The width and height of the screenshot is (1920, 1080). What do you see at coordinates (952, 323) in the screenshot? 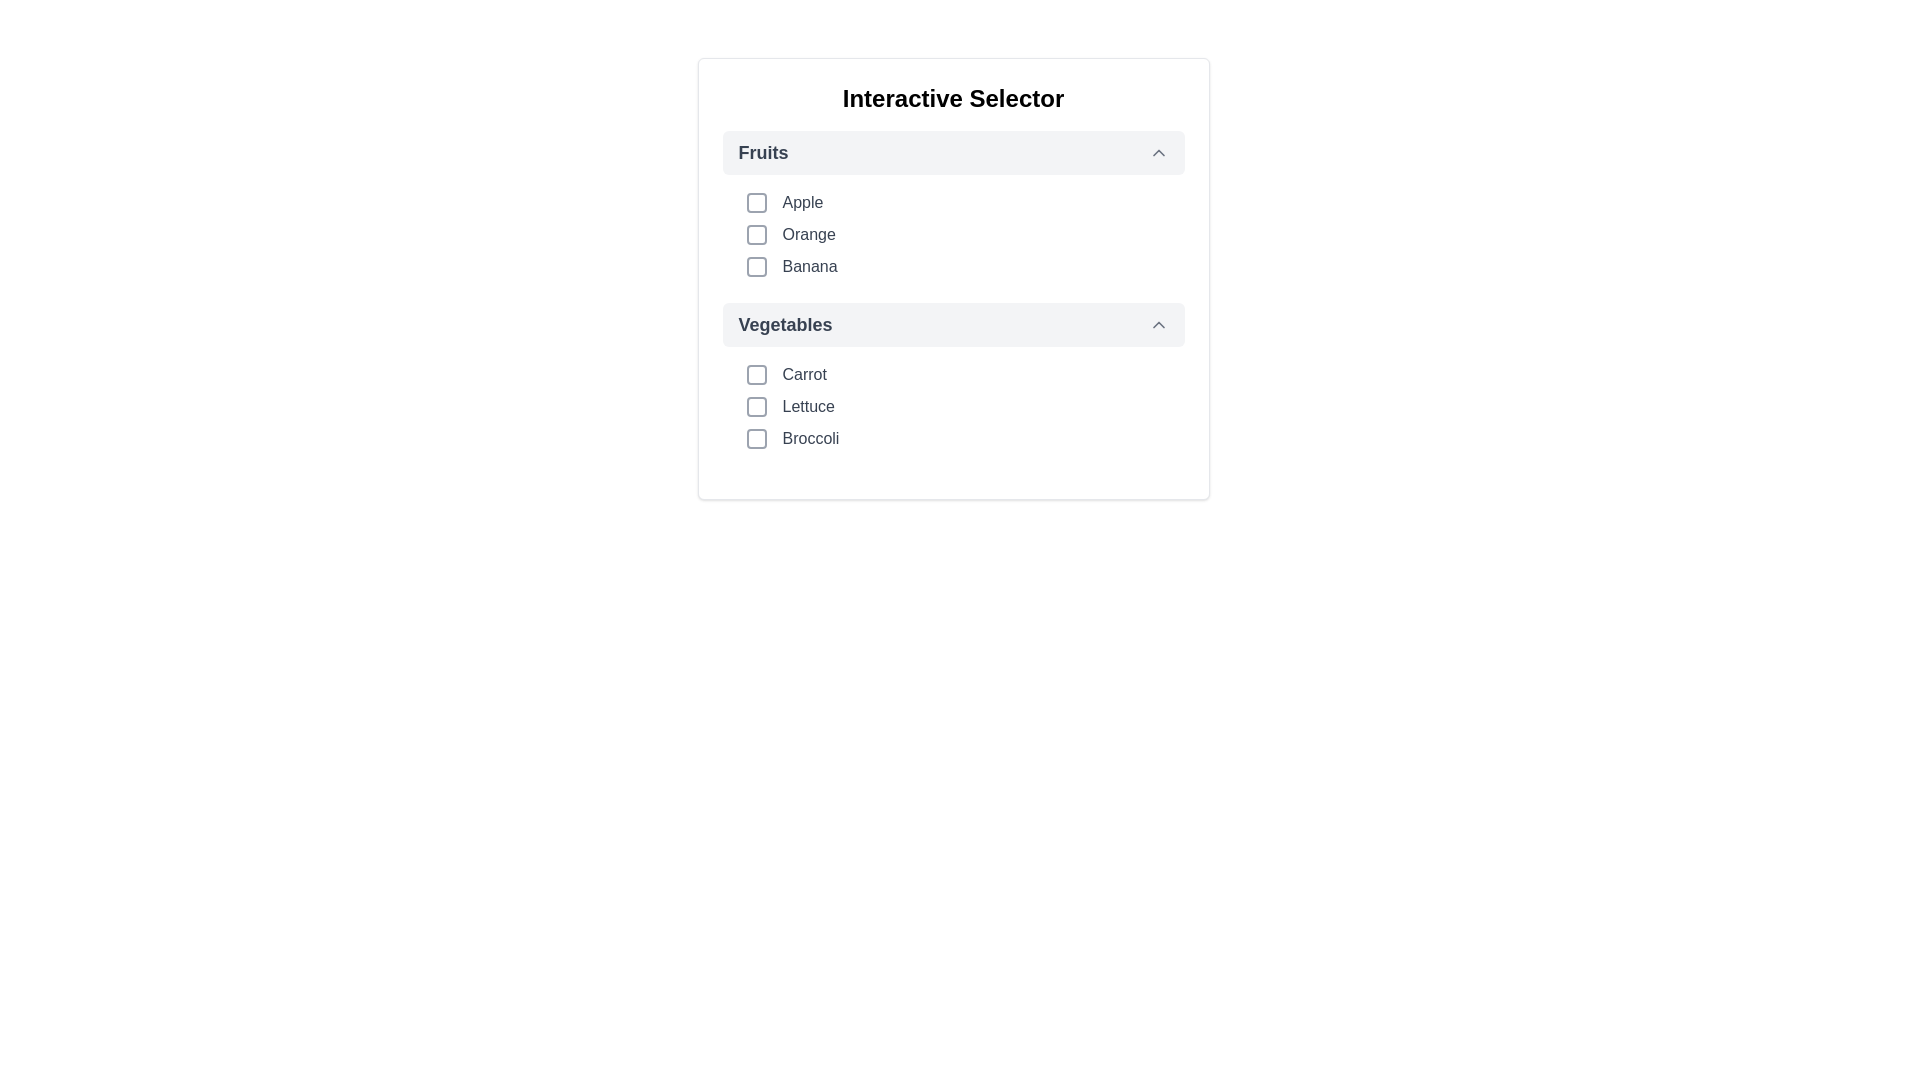
I see `the Dropdown header row labeled 'Vegetables' for keyboard interaction` at bounding box center [952, 323].